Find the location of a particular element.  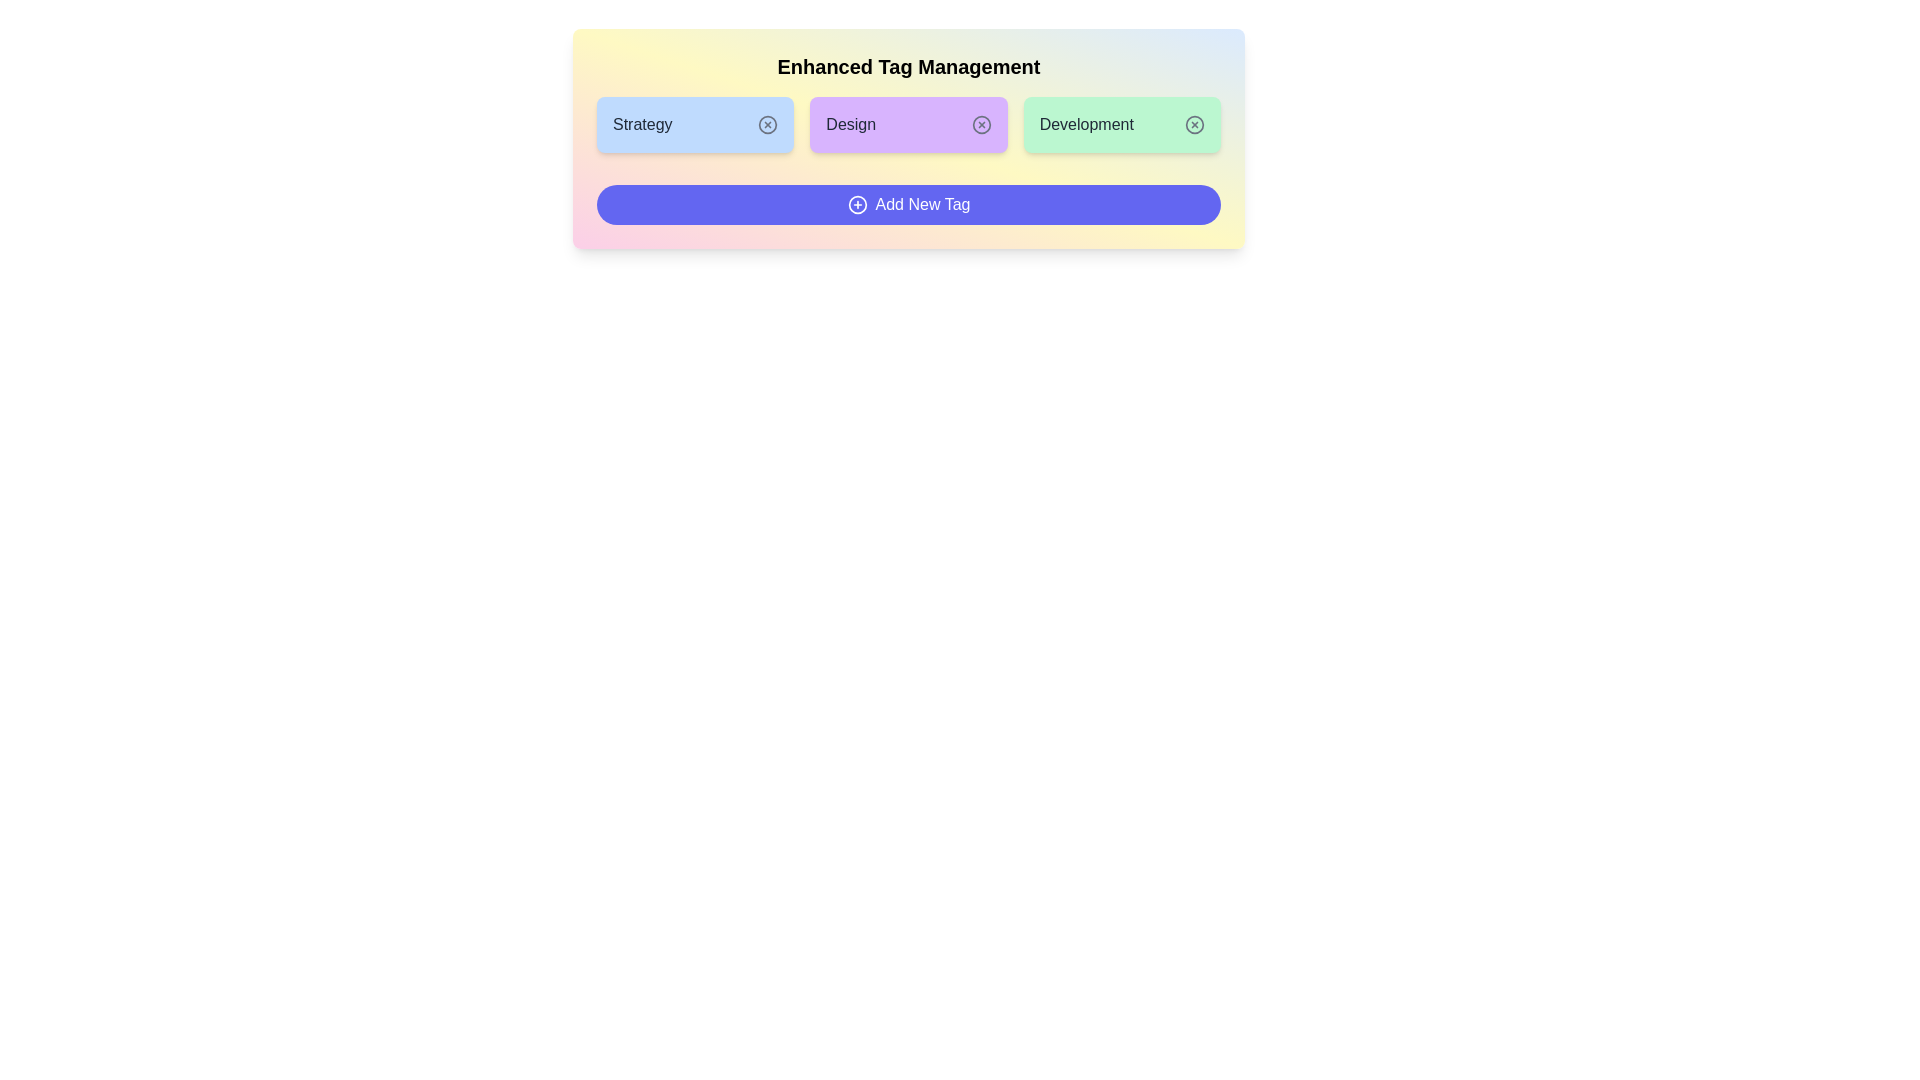

the 'X' button of the tag labeled 'Development' to remove it is located at coordinates (1195, 124).